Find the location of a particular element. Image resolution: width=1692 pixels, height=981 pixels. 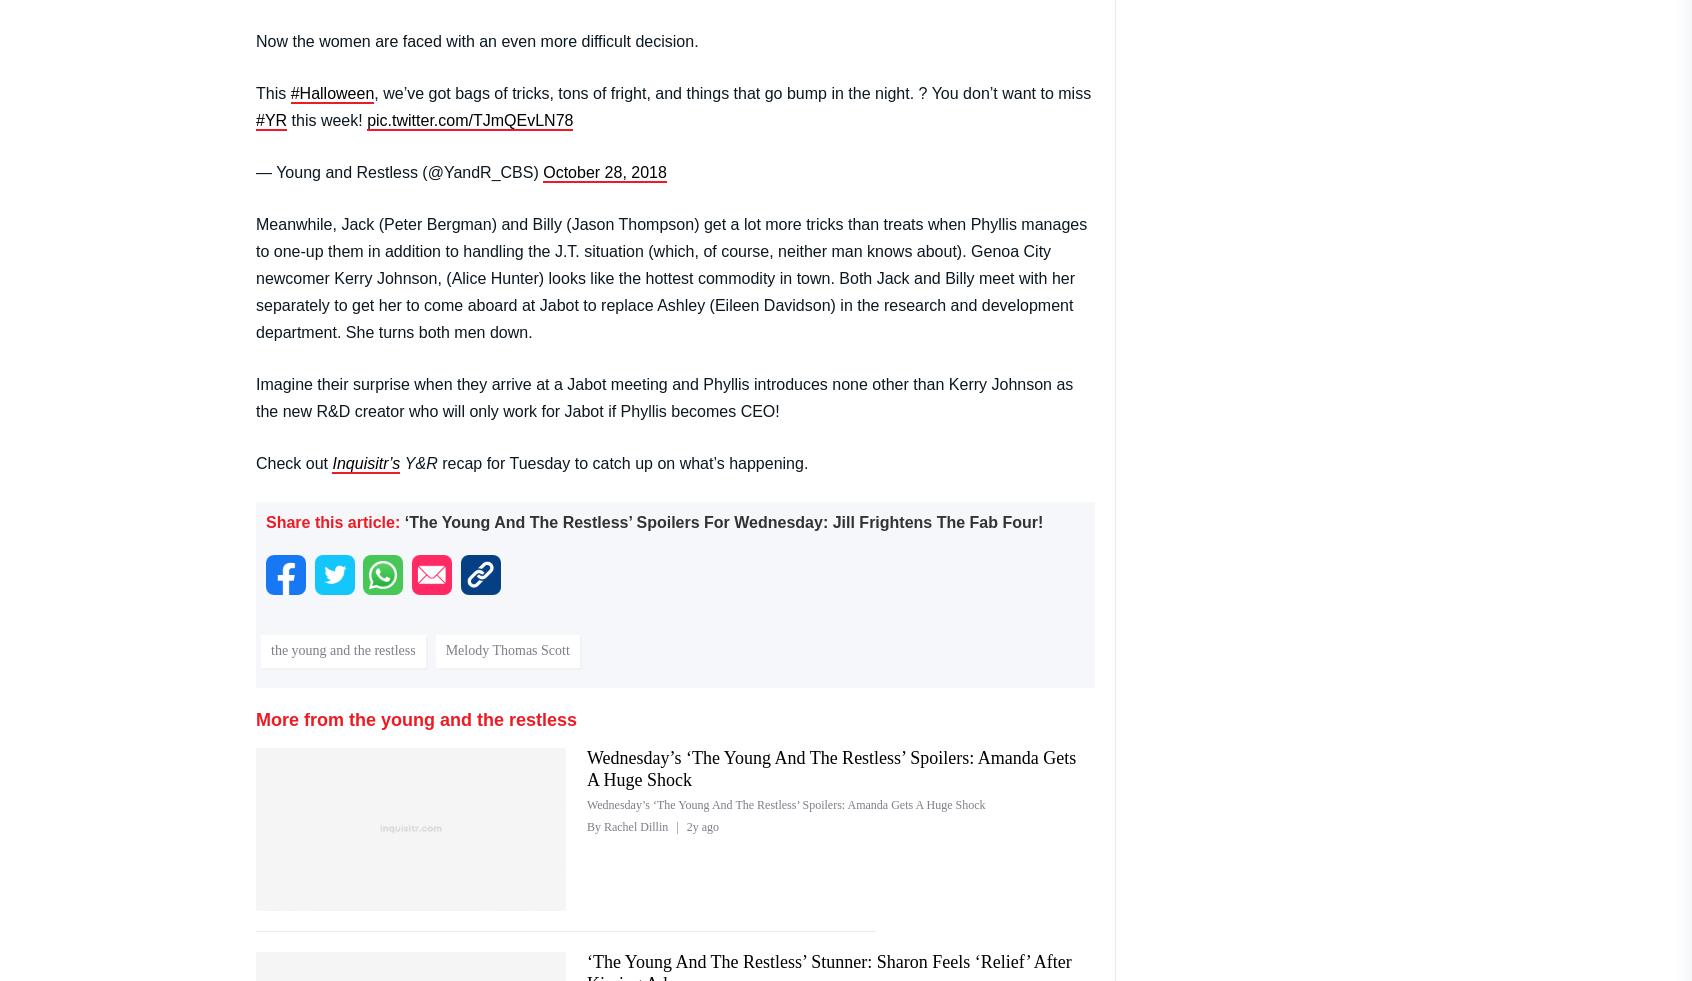

'By Rachel Dillin' is located at coordinates (584, 826).